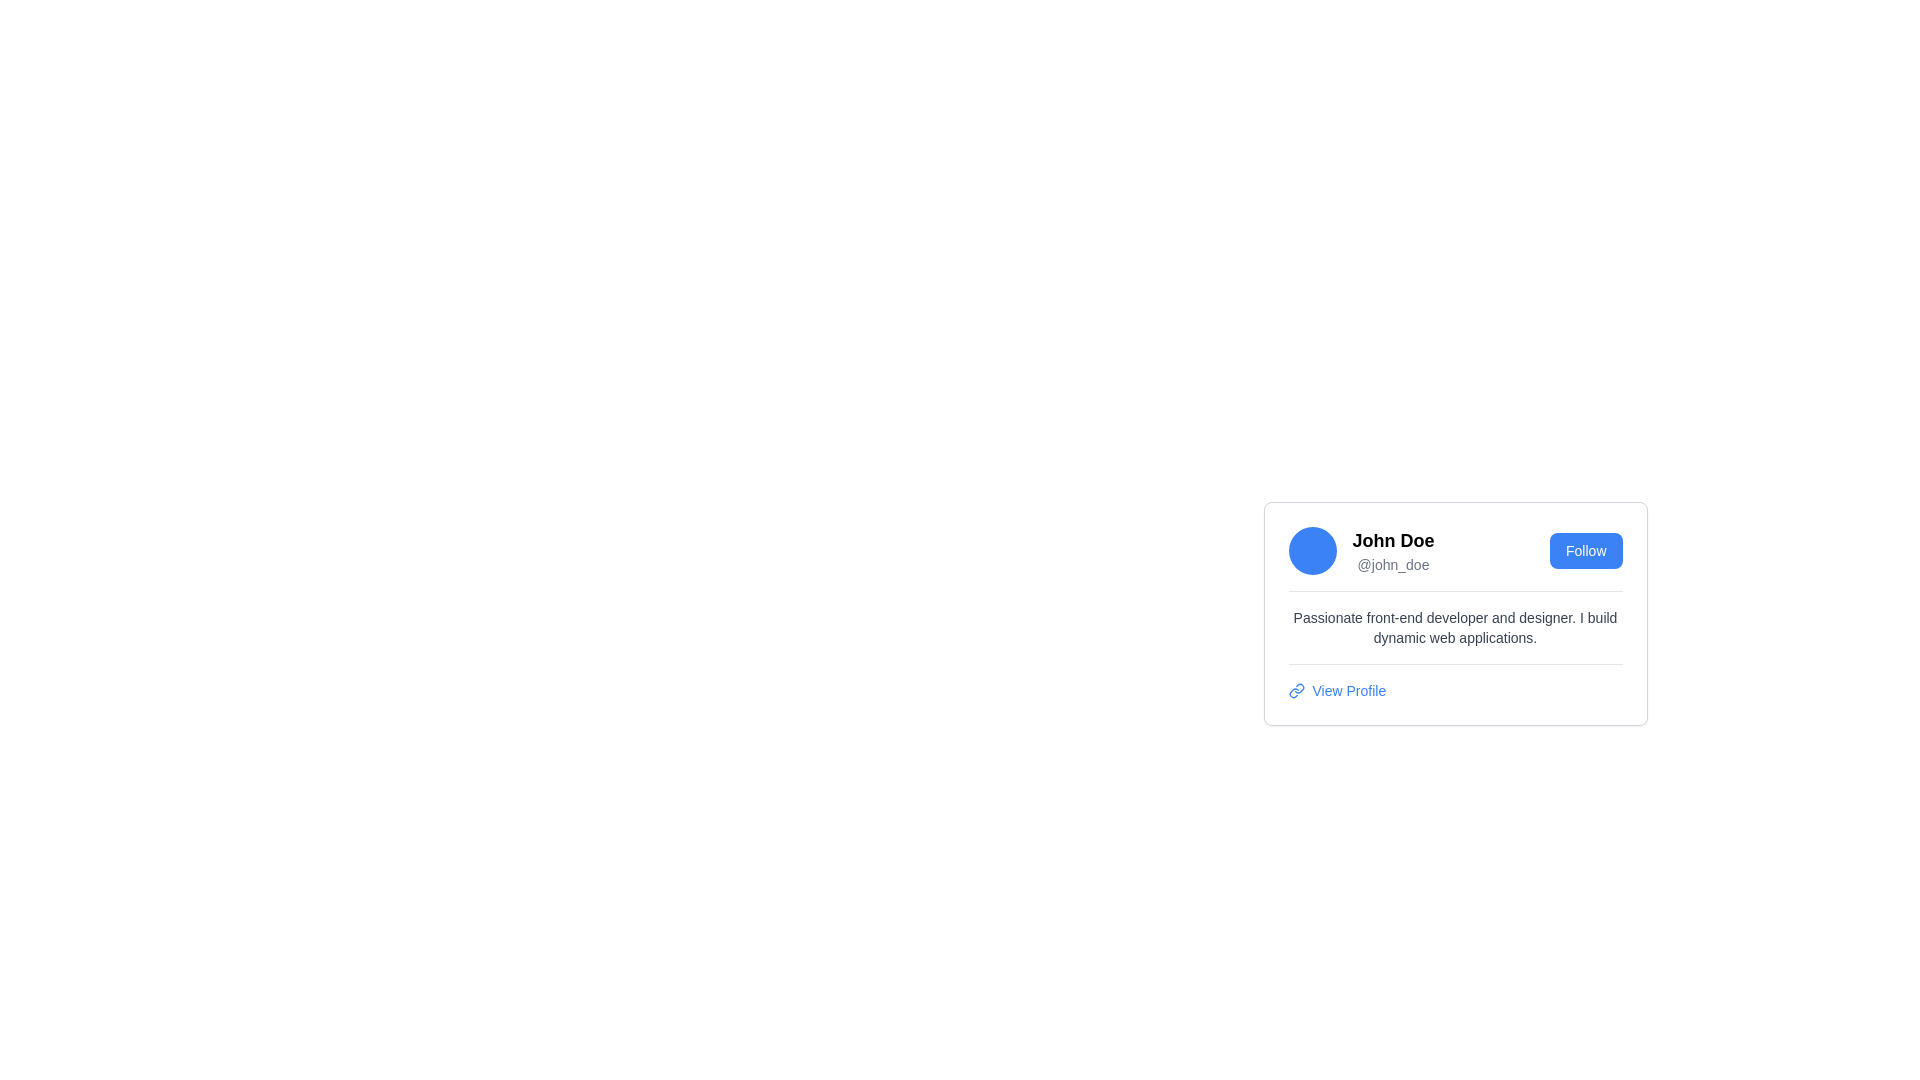  What do you see at coordinates (1455, 627) in the screenshot?
I see `static text element containing the phrase 'Passionate front-end developer and designer. I build dynamic web applications', which is styled in a small font size and gray color, located underneath the user's name in the profile card` at bounding box center [1455, 627].